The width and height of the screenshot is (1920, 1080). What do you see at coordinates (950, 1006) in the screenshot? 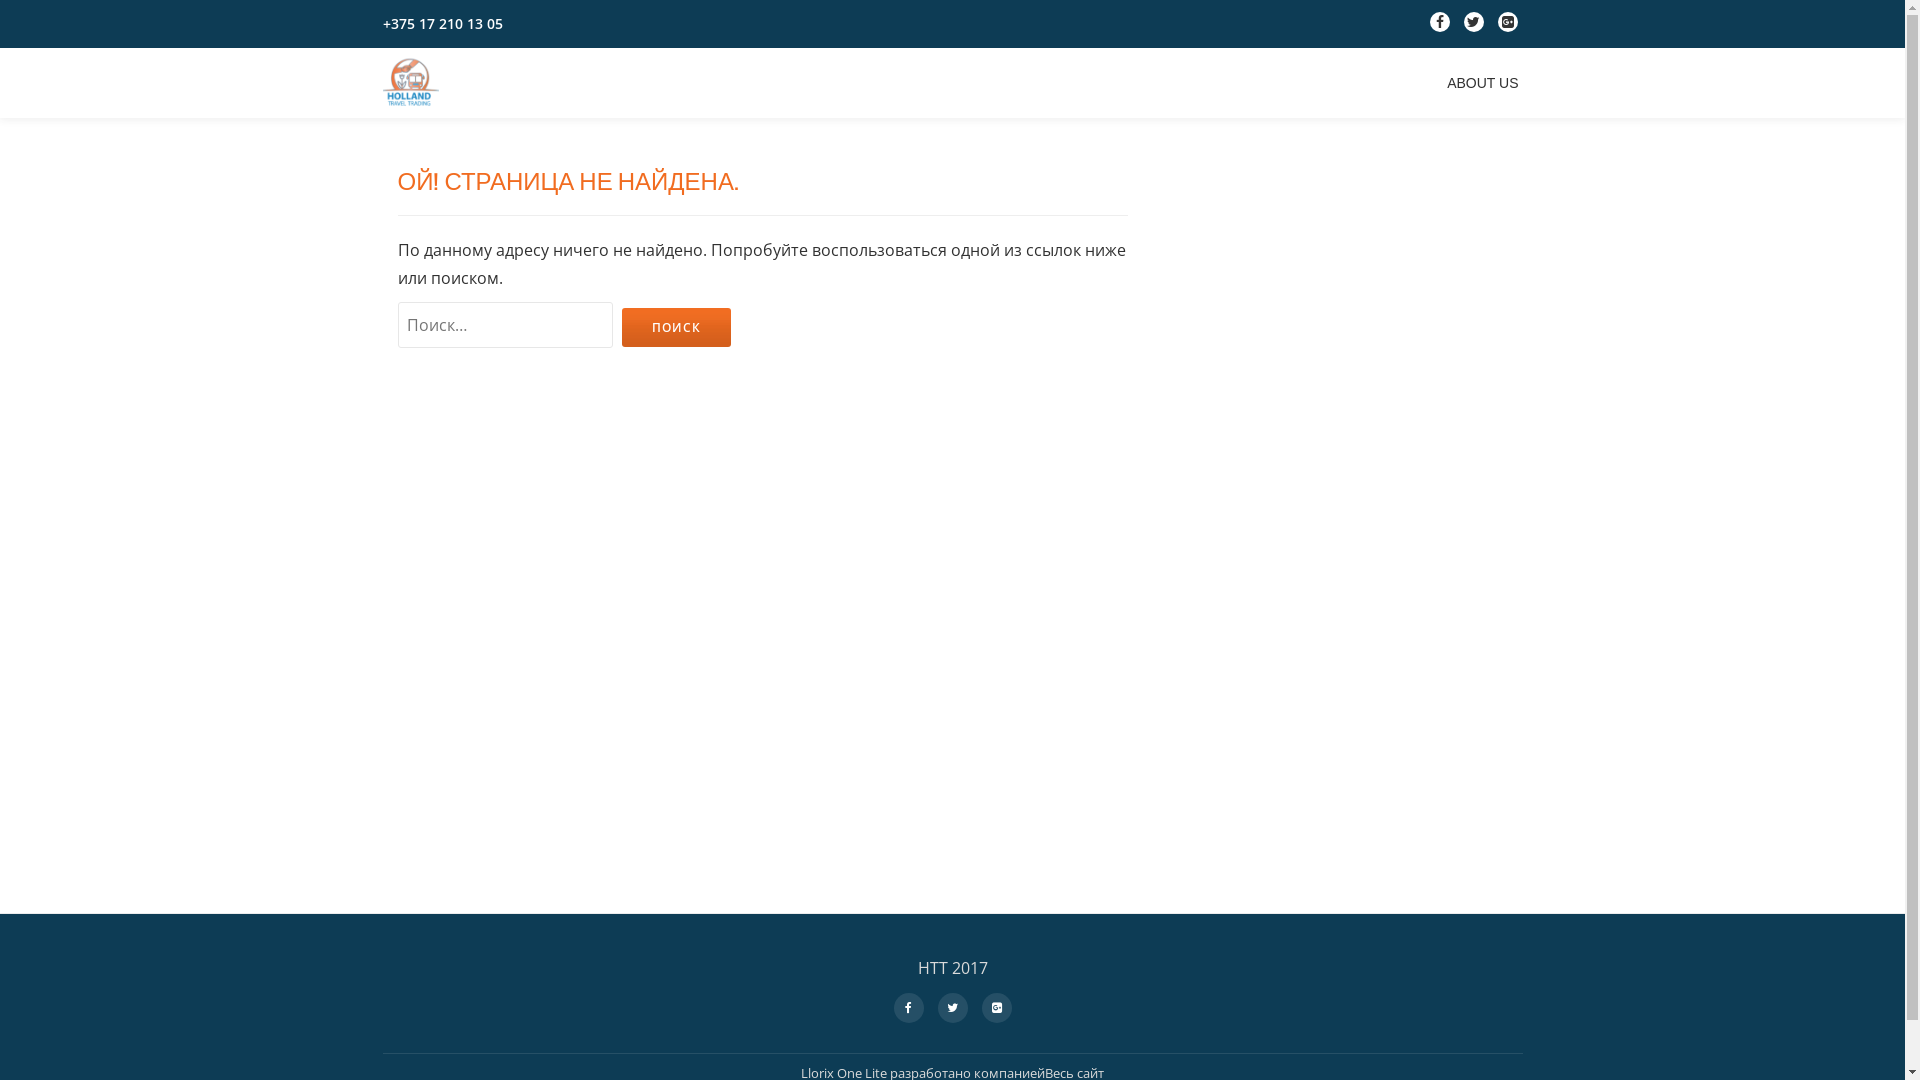
I see `'fa-twitter'` at bounding box center [950, 1006].